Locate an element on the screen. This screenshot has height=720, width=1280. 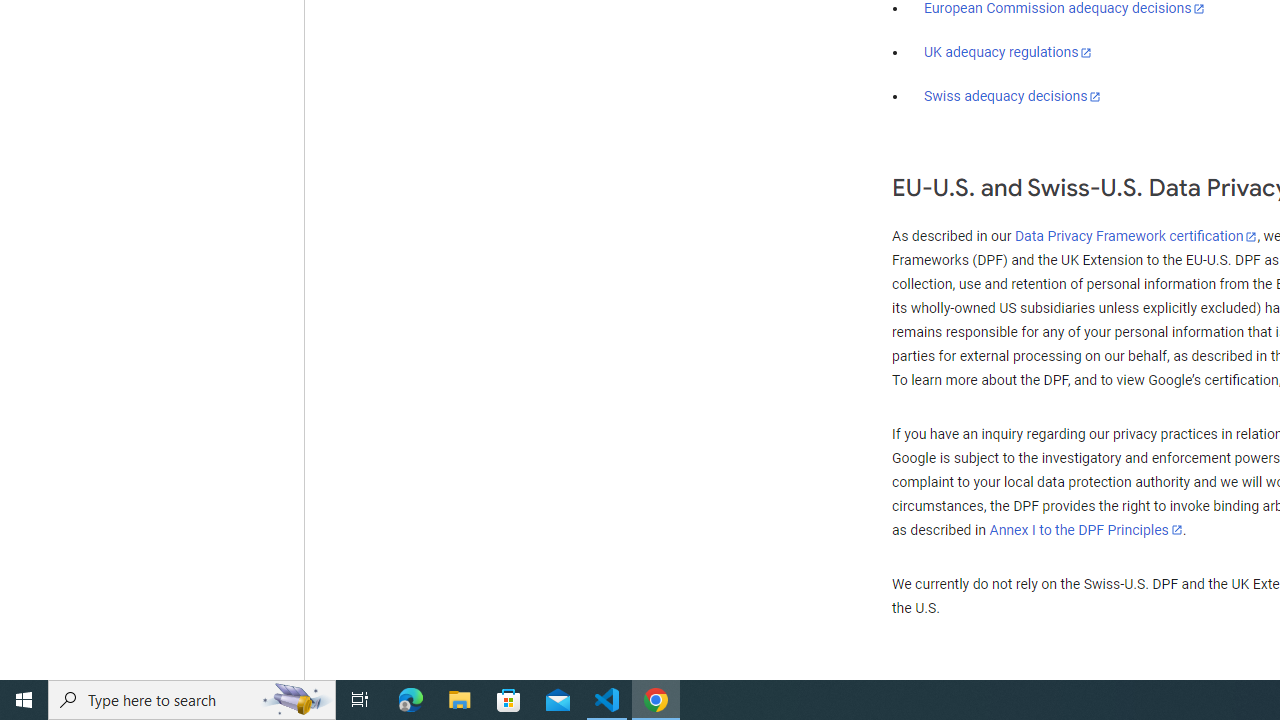
'Annex I to the DPF Principles' is located at coordinates (1085, 529).